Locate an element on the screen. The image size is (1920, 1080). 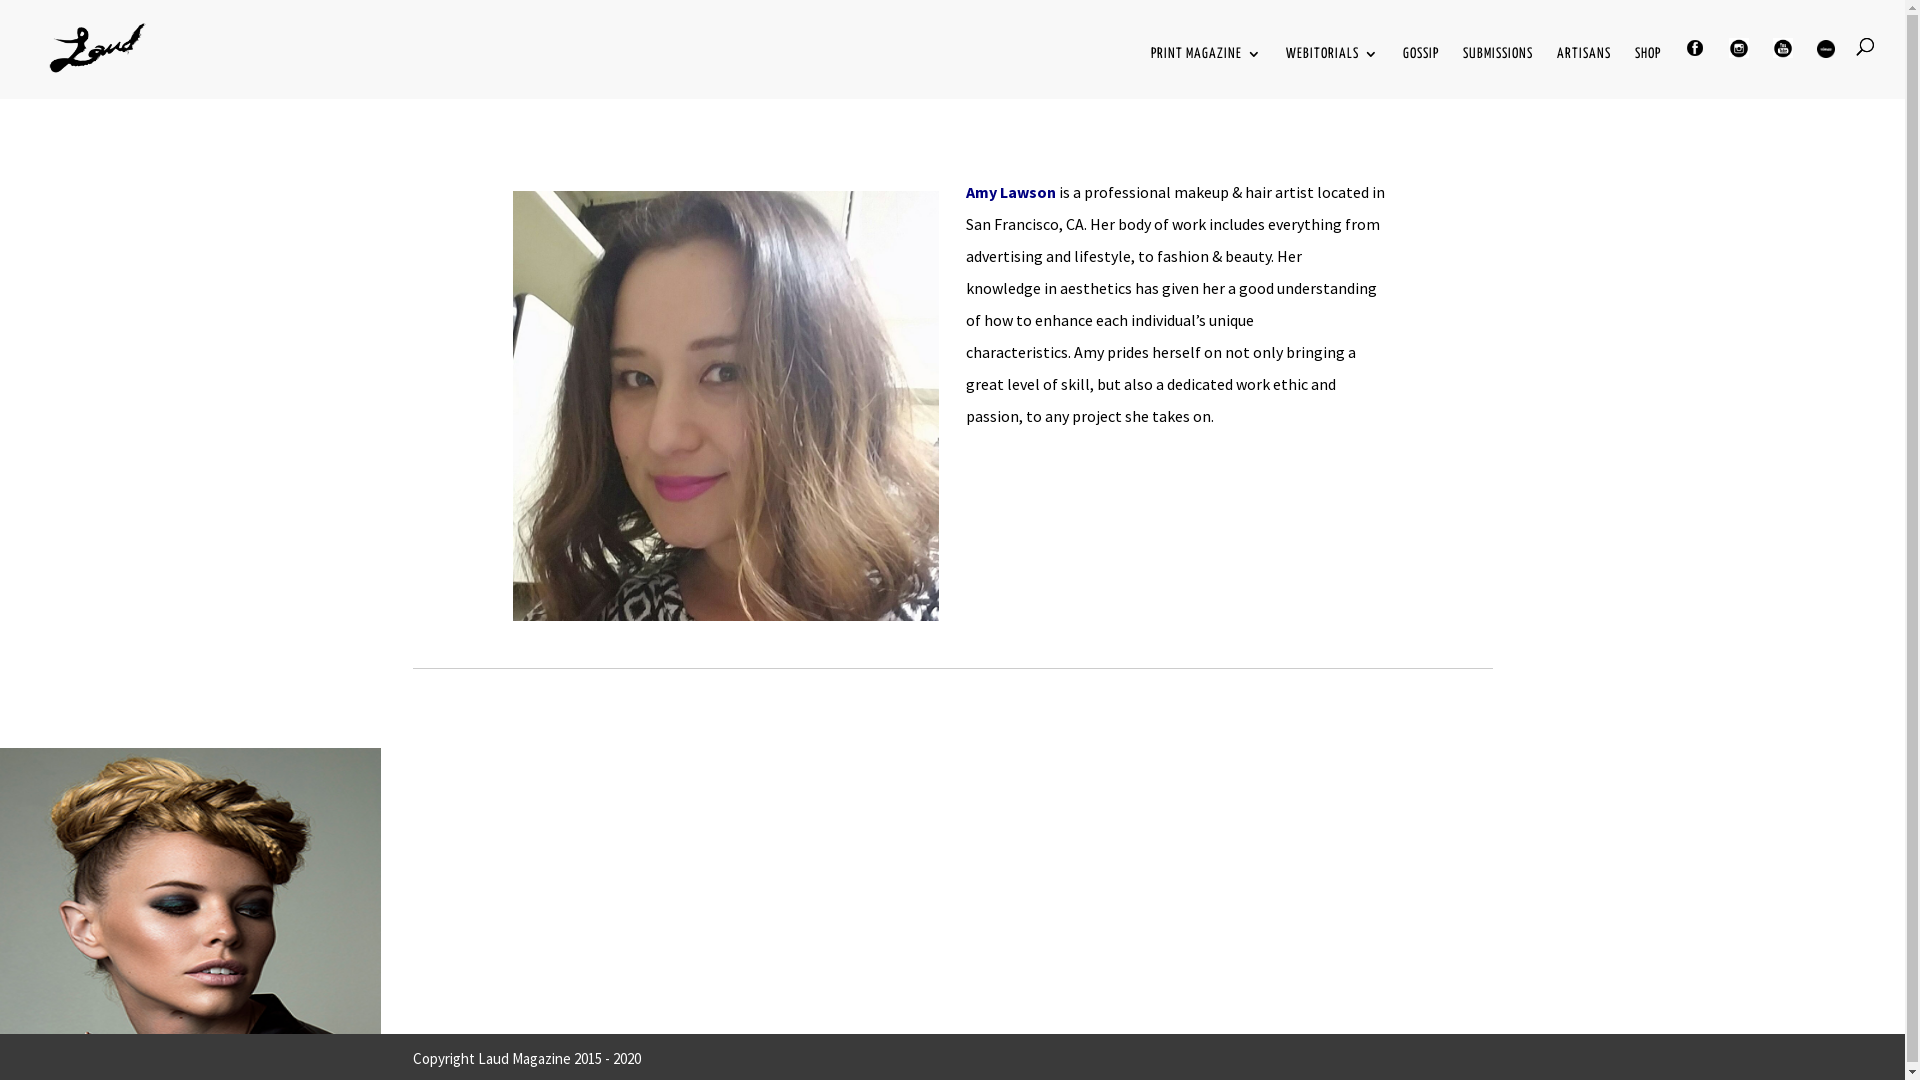
'SHOP' is located at coordinates (1635, 72).